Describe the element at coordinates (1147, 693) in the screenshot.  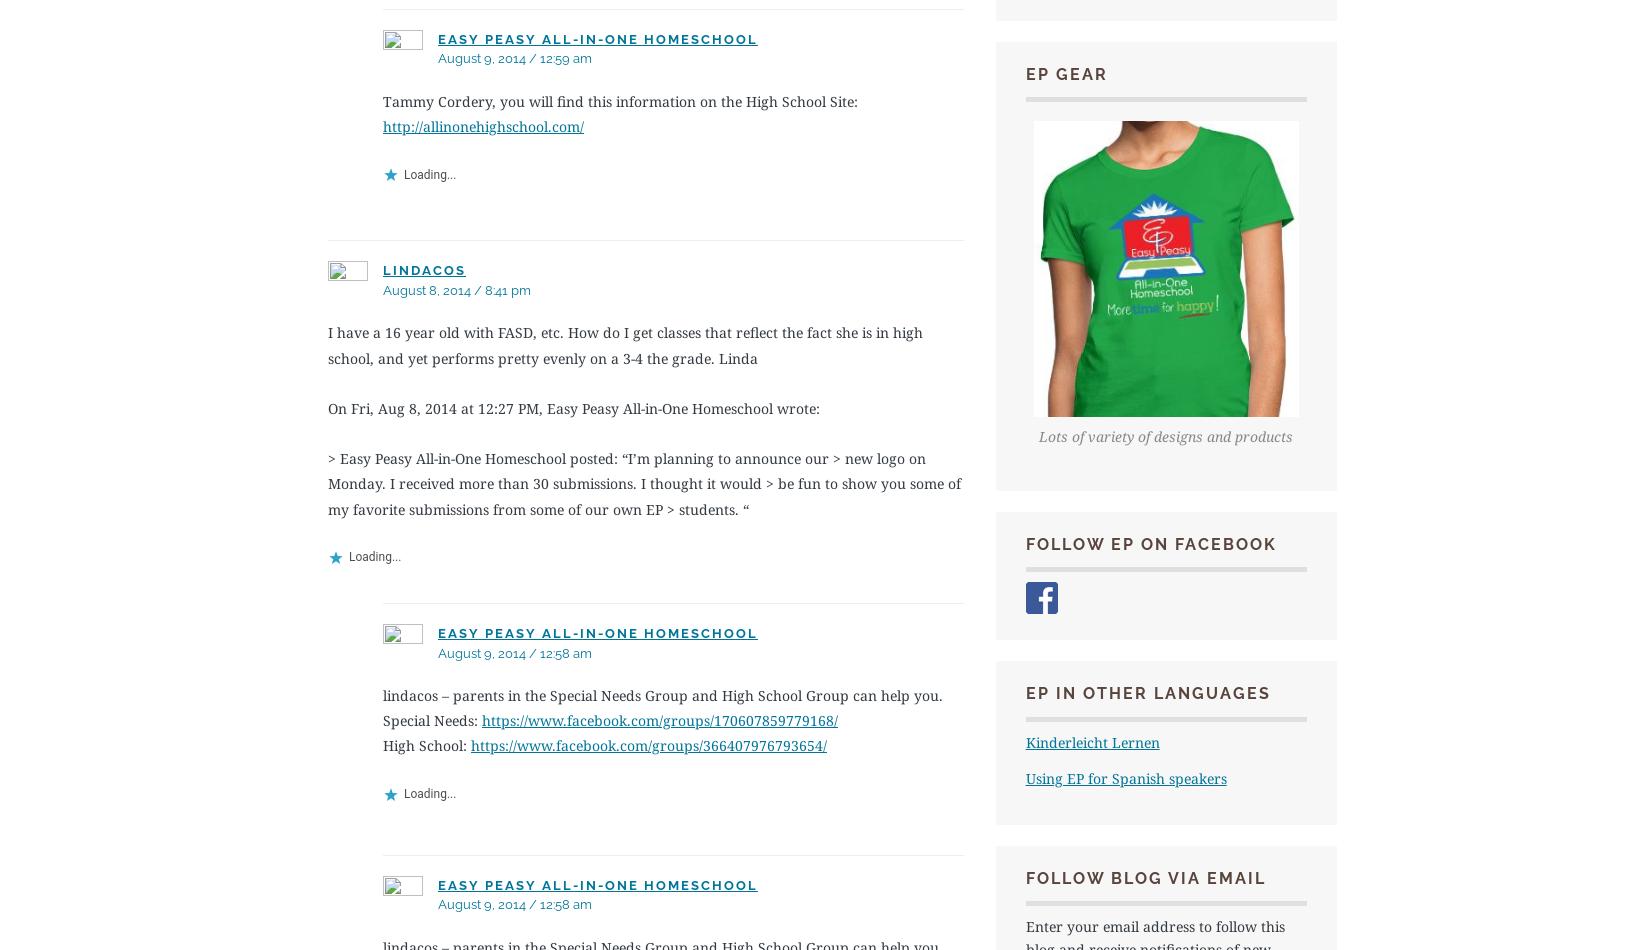
I see `'EP in Other Languages'` at that location.